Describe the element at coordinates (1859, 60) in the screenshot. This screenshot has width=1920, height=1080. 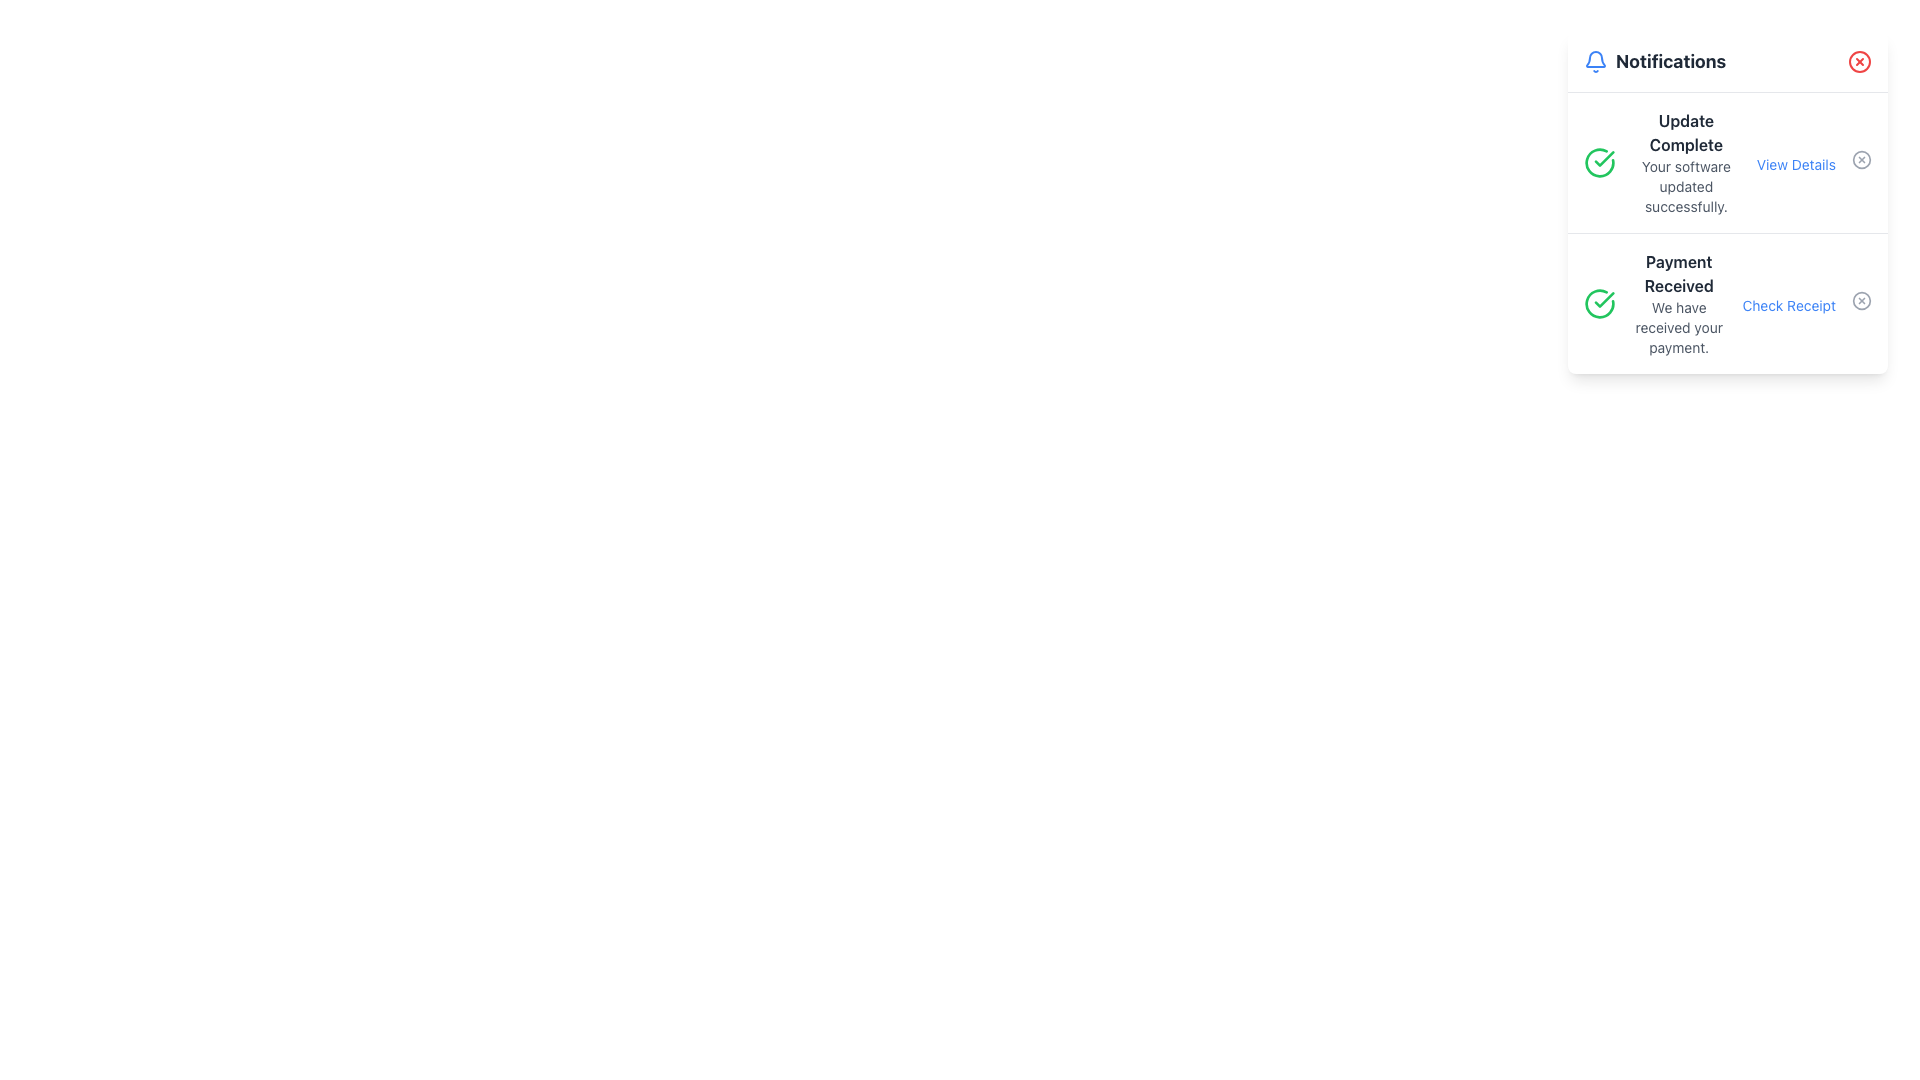
I see `the close button located in the top-right corner of the Notifications panel` at that location.